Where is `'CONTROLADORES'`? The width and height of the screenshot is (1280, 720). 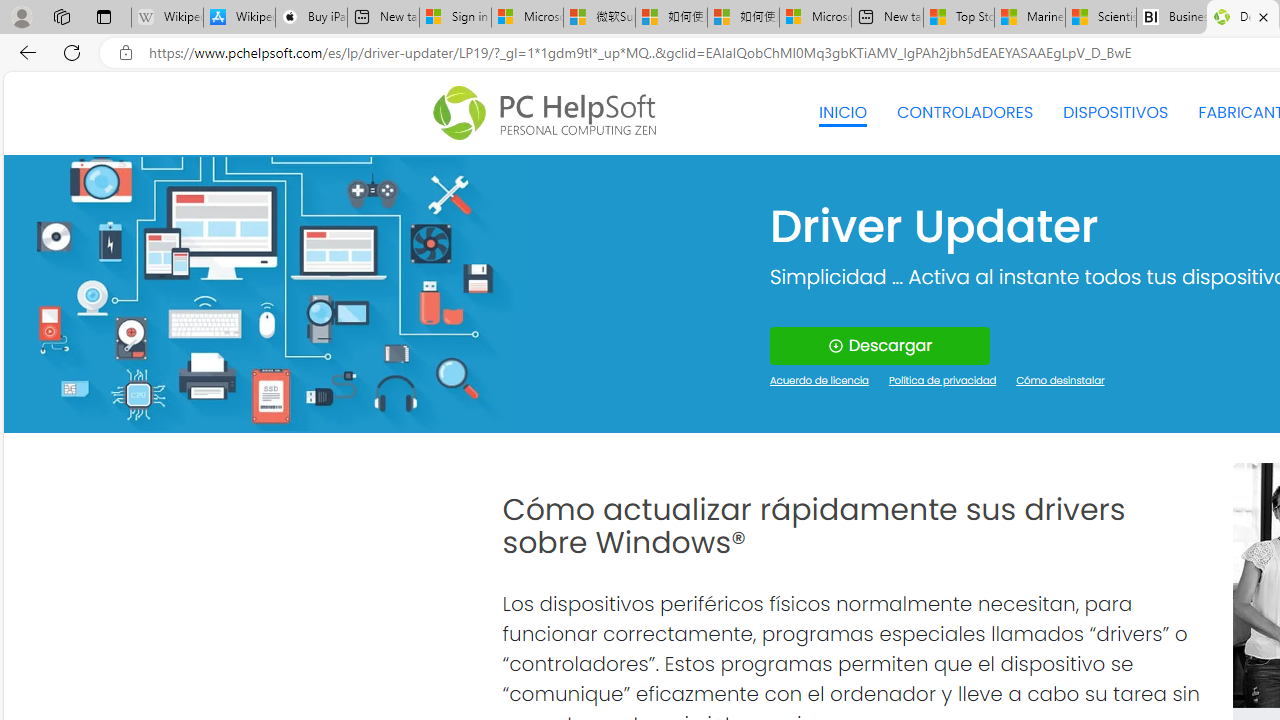 'CONTROLADORES' is located at coordinates (965, 113).